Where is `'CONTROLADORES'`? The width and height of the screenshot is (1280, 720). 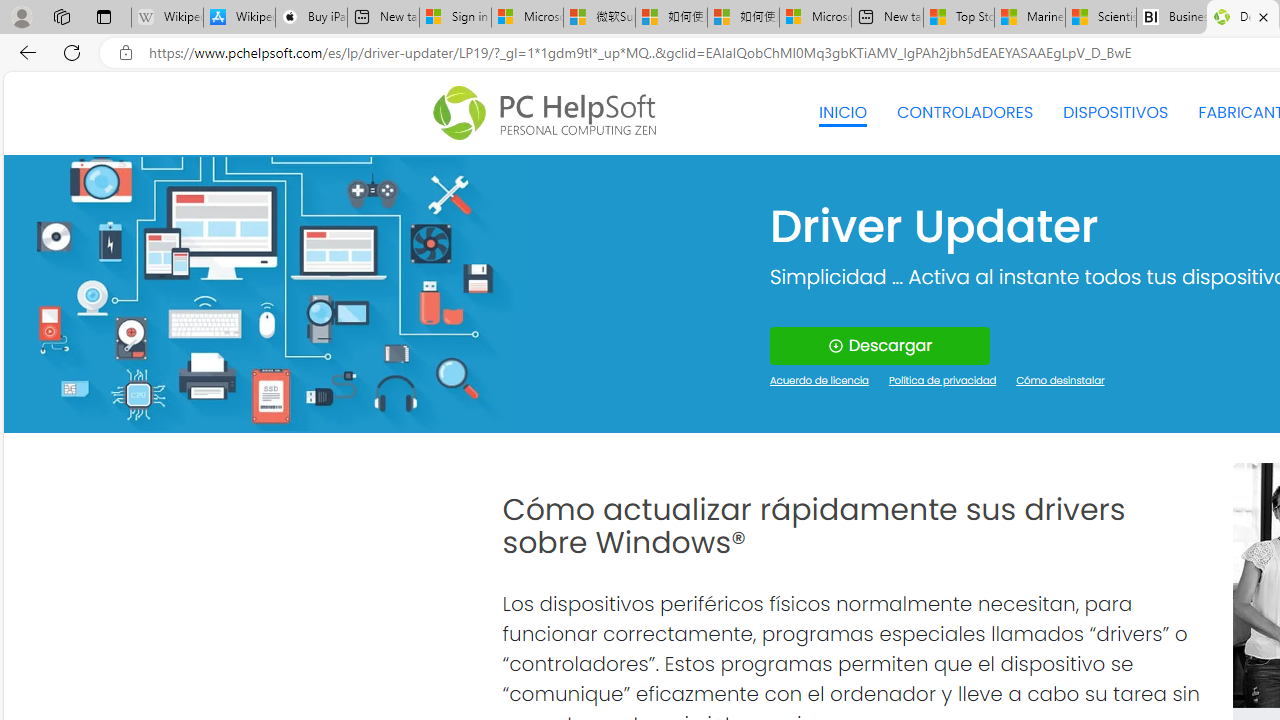 'CONTROLADORES' is located at coordinates (965, 113).